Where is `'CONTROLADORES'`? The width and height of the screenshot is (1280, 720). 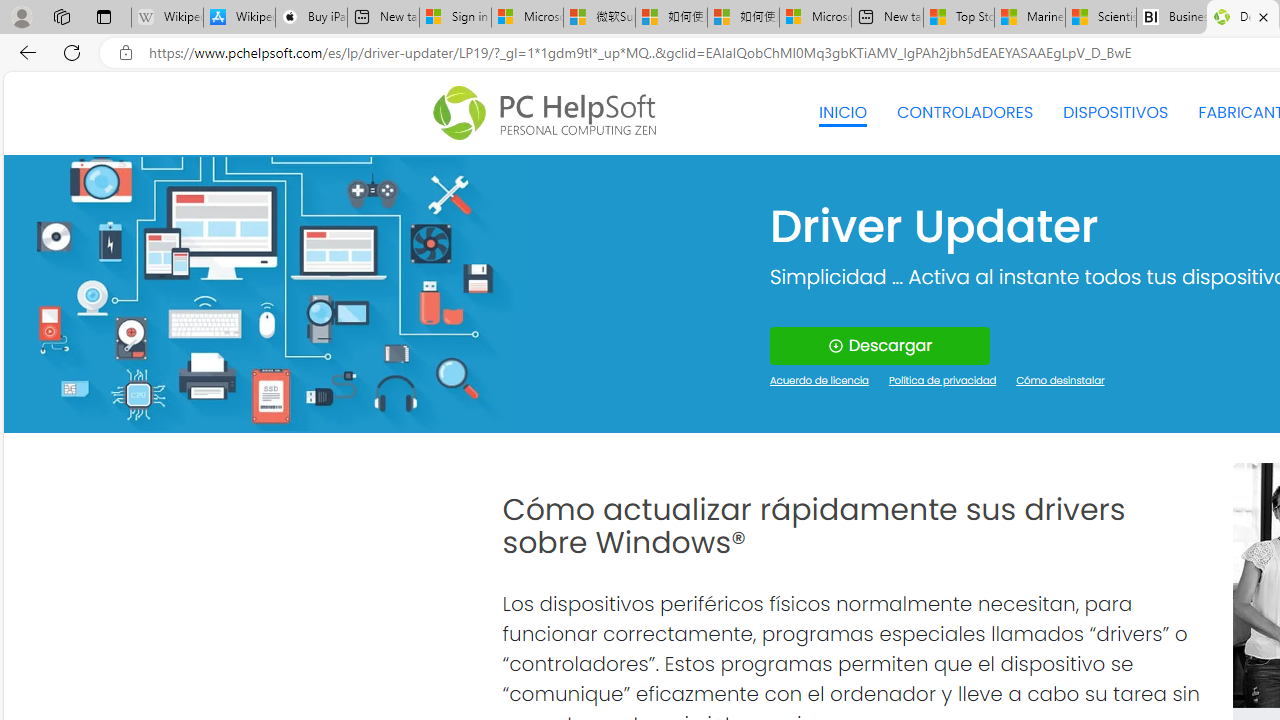 'CONTROLADORES' is located at coordinates (965, 113).